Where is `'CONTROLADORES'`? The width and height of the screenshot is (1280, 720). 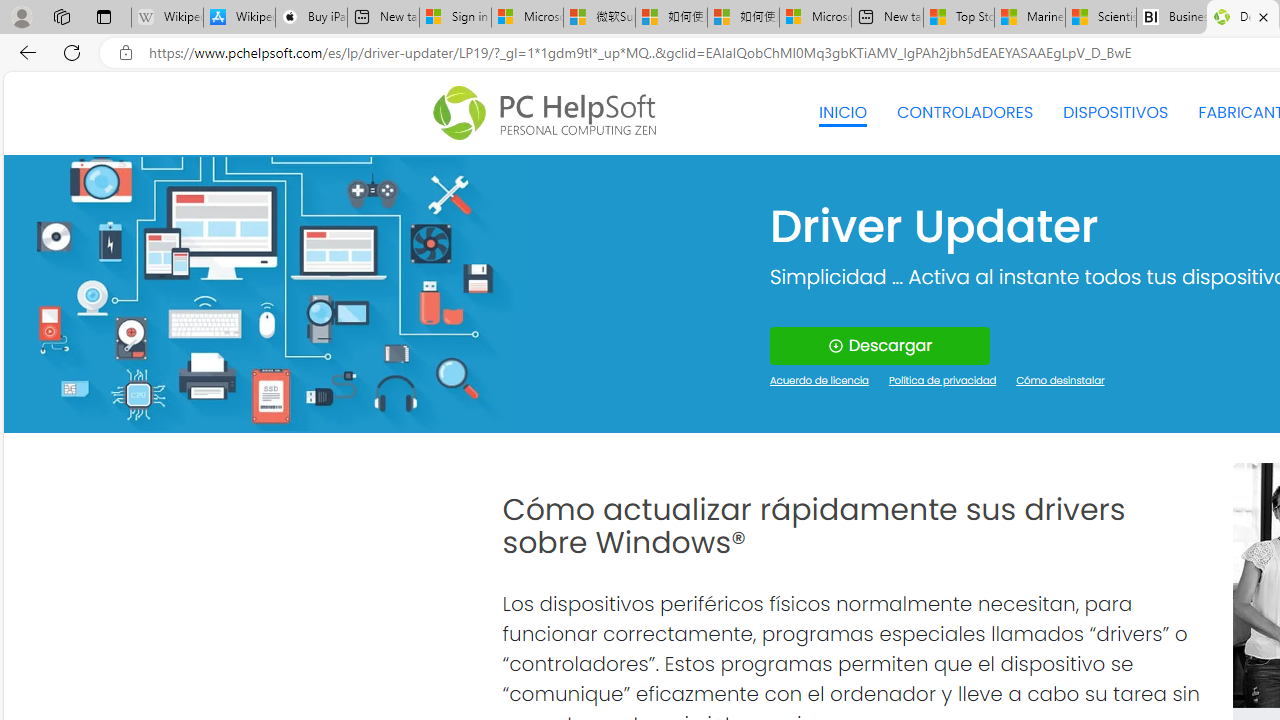 'CONTROLADORES' is located at coordinates (965, 113).